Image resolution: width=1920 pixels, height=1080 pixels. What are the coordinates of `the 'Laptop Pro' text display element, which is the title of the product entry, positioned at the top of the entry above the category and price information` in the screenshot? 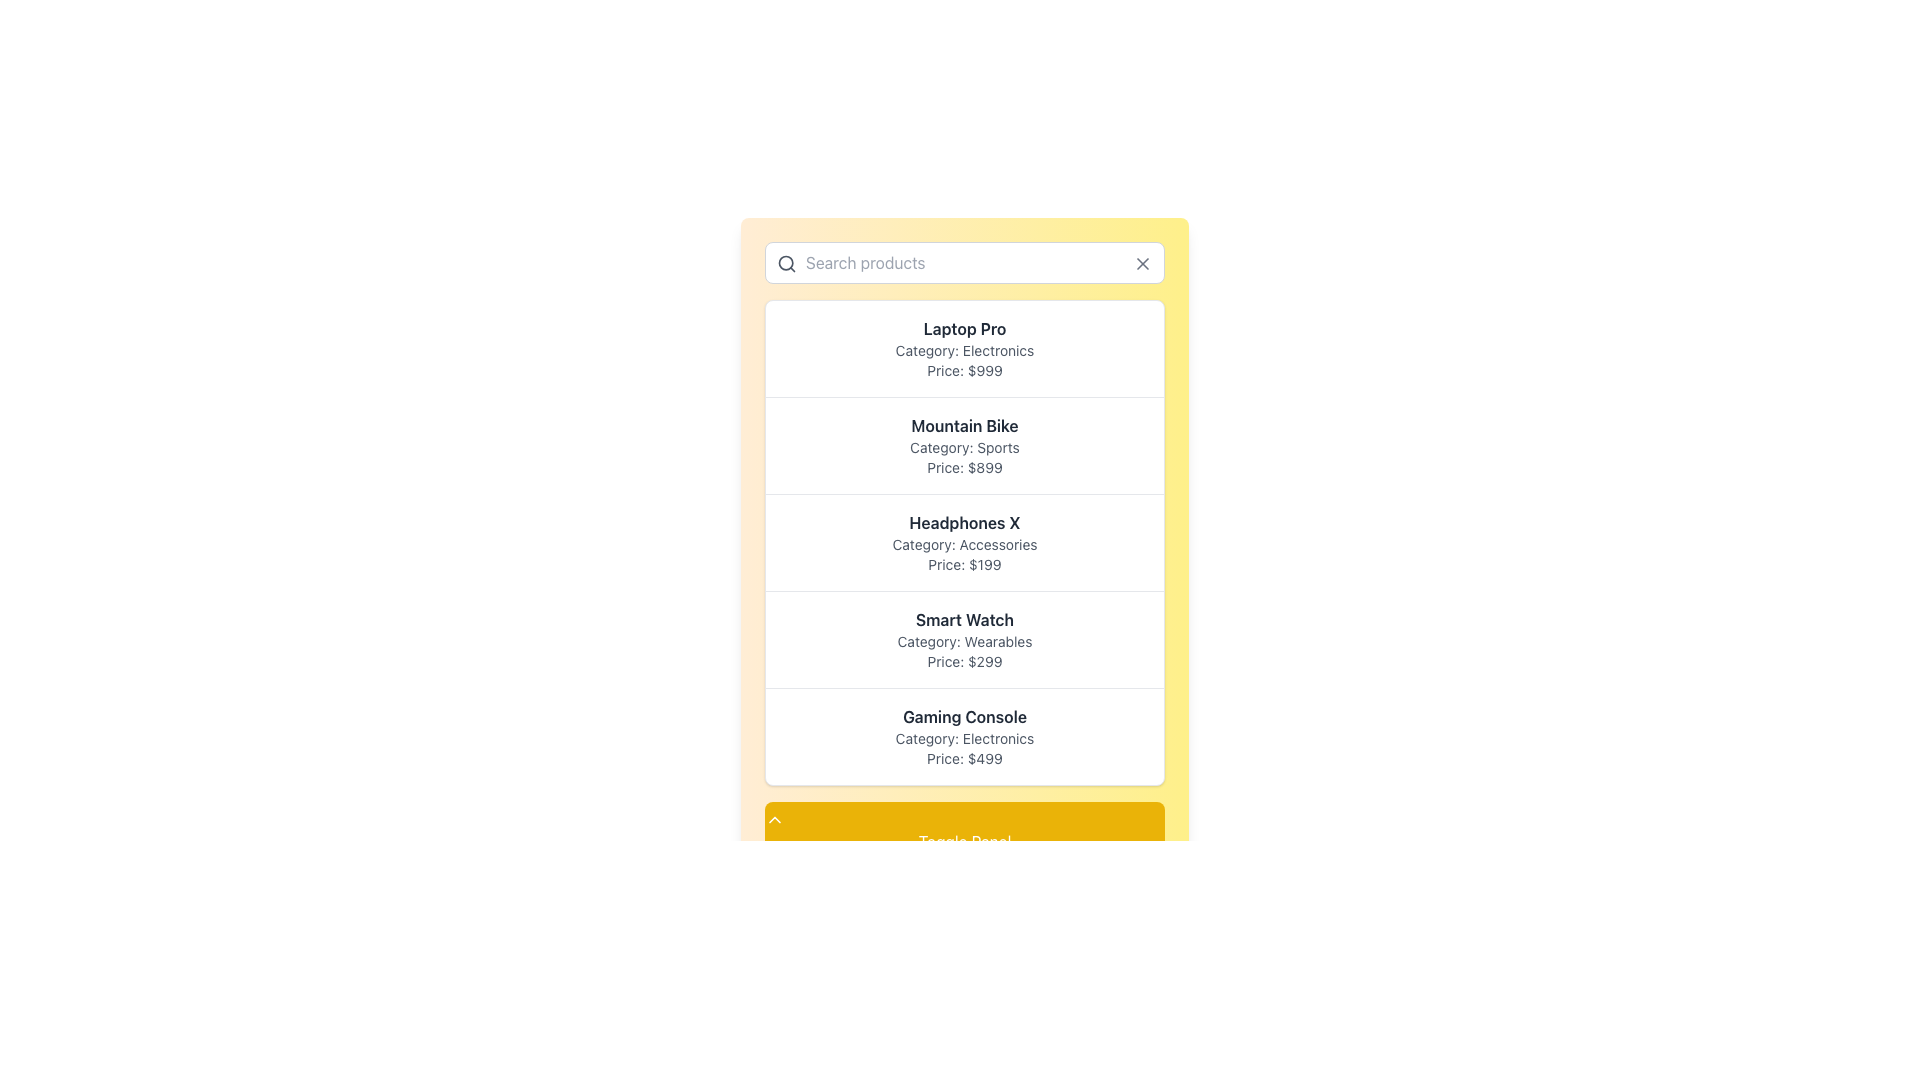 It's located at (964, 327).